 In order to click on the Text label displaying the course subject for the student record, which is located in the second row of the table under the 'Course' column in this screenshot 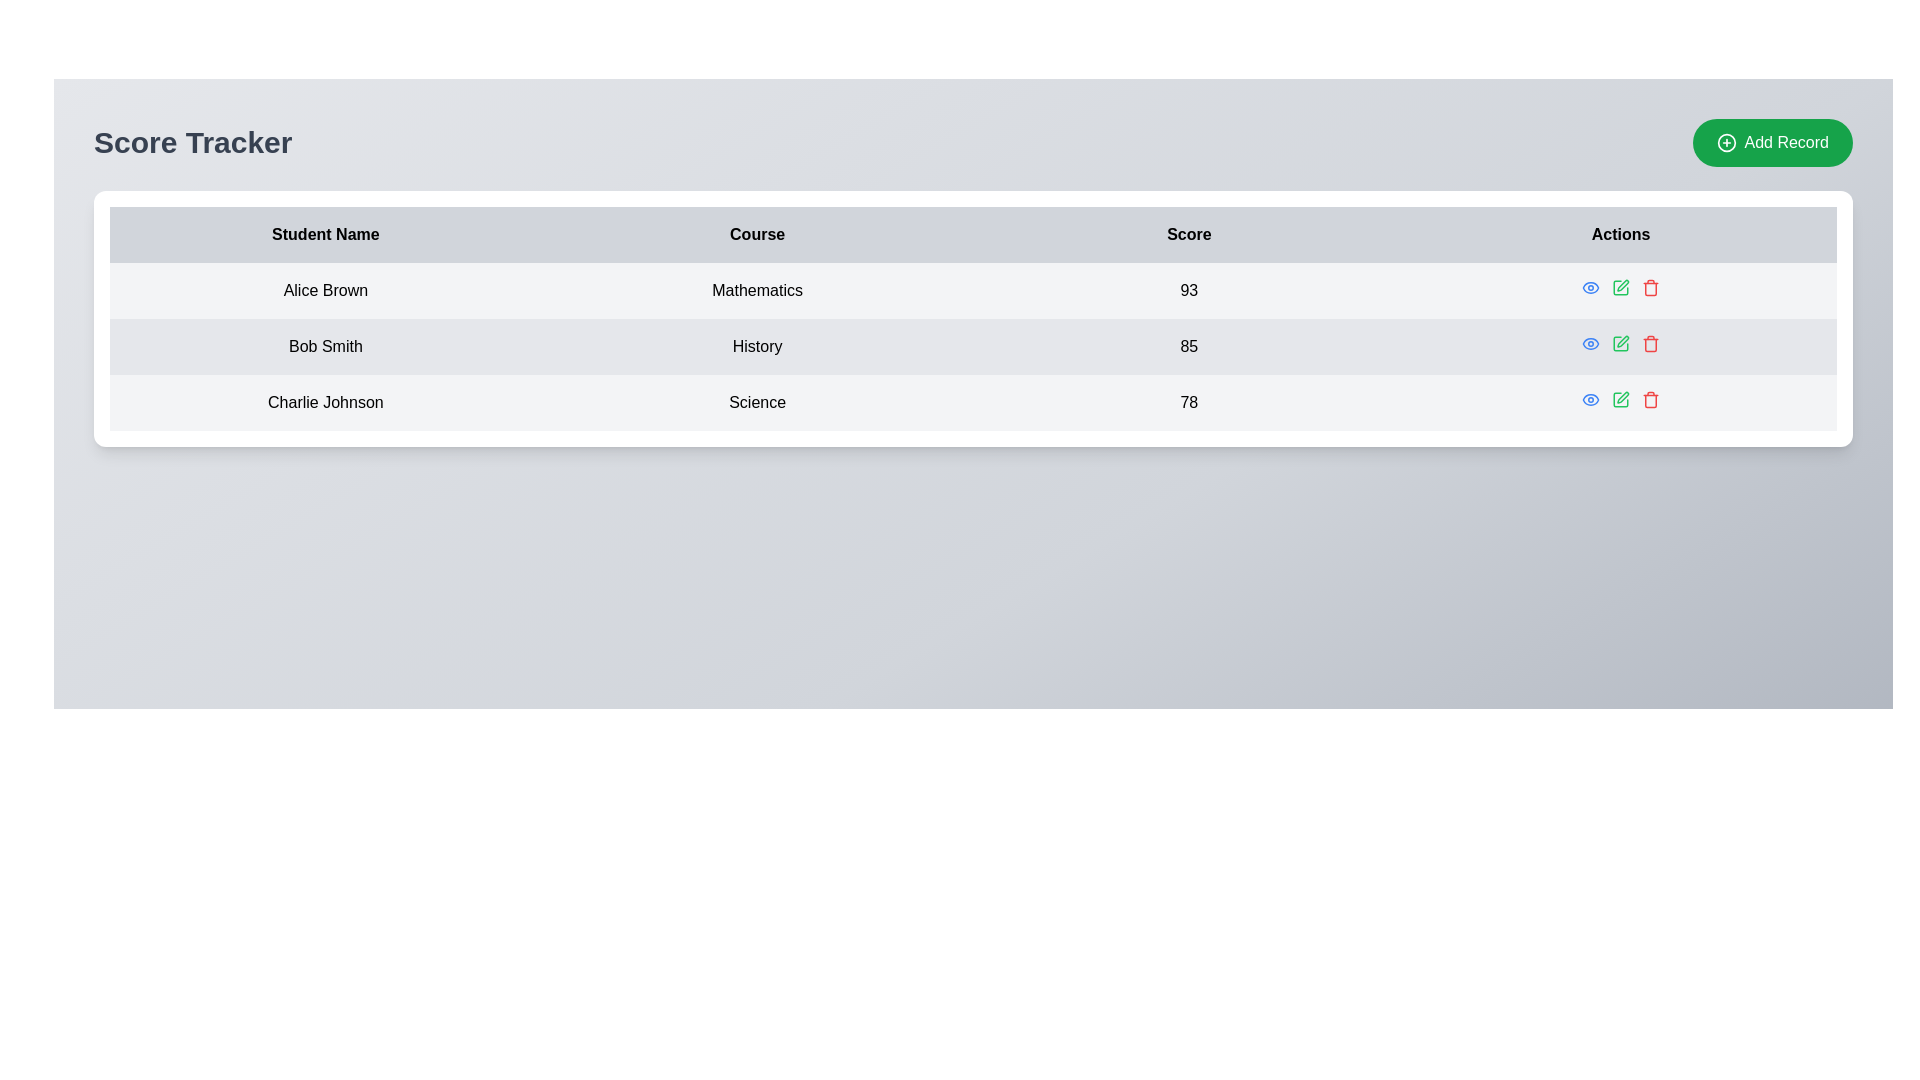, I will do `click(756, 346)`.